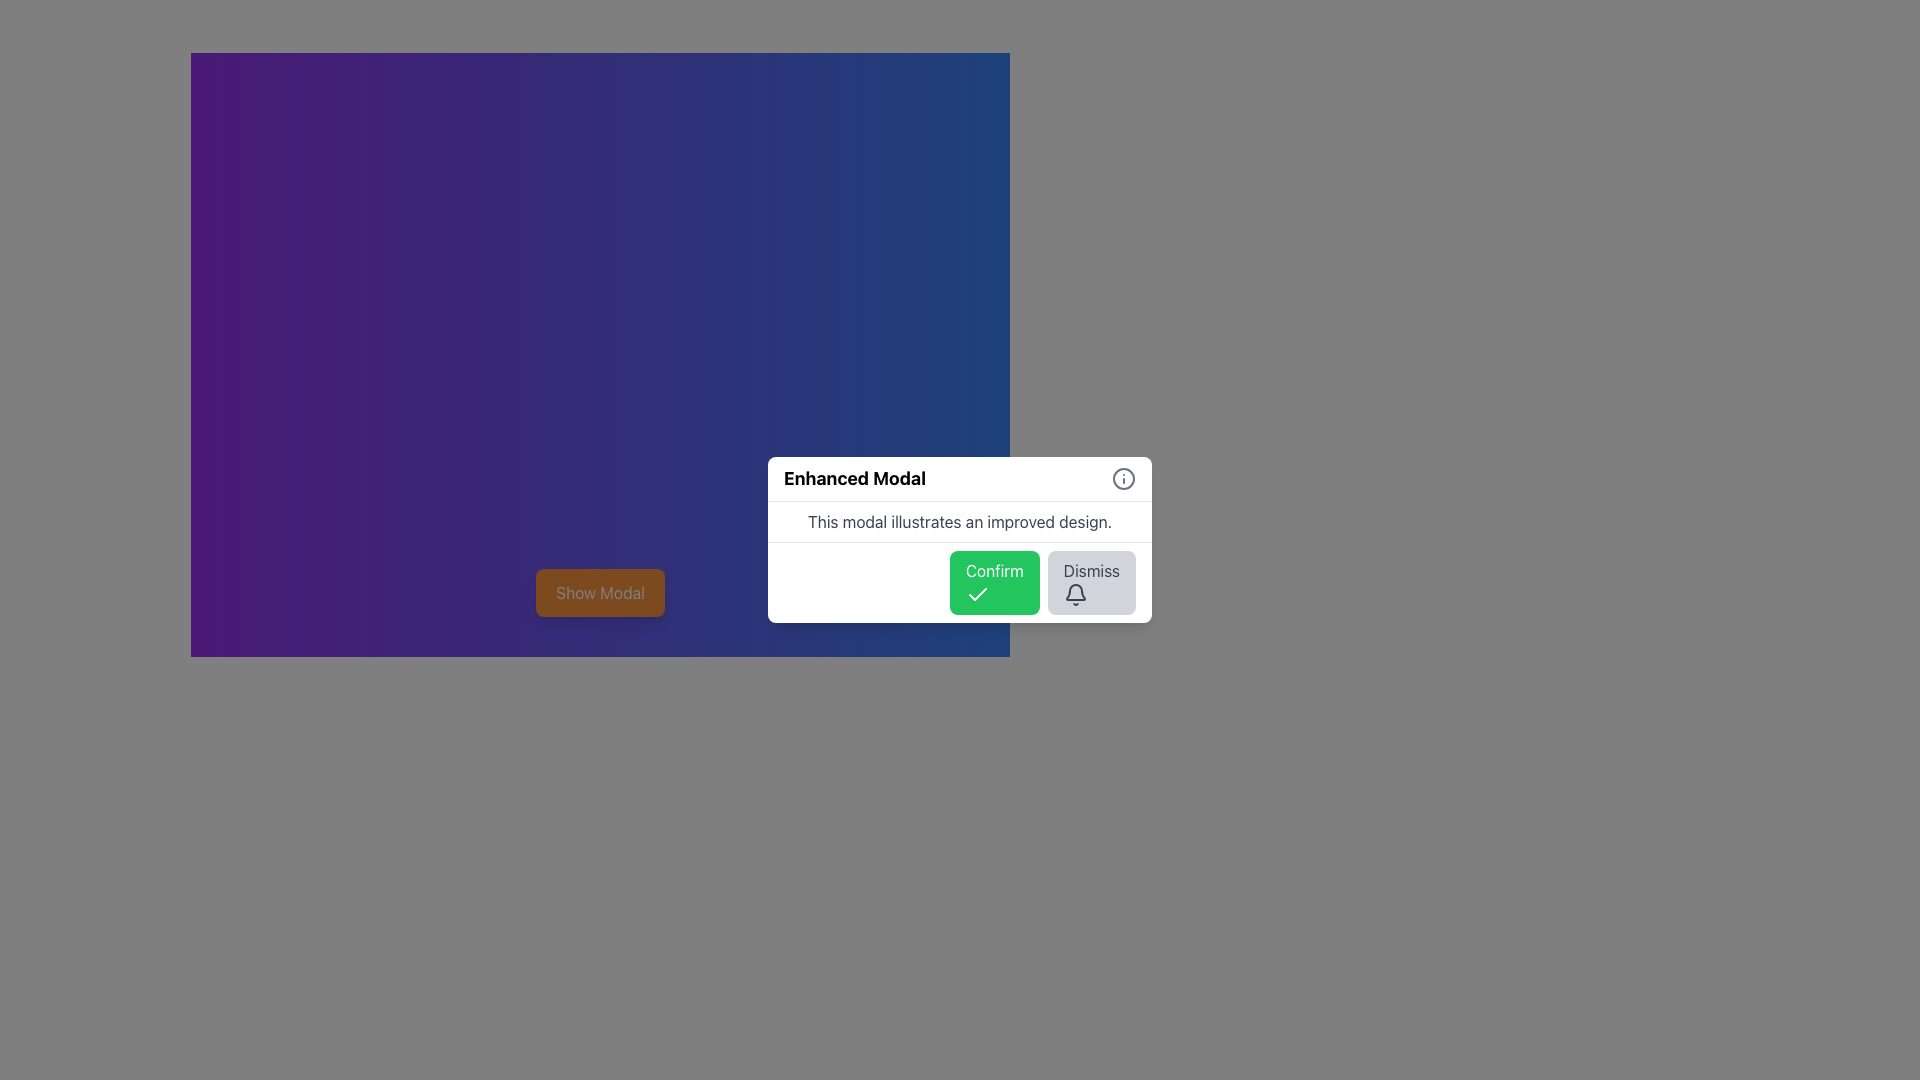 This screenshot has width=1920, height=1080. I want to click on the visual representation of the checkmark-shaped SVG icon located within the 'Confirm' button in the modal dialog, to the left of the button's text, so click(977, 593).